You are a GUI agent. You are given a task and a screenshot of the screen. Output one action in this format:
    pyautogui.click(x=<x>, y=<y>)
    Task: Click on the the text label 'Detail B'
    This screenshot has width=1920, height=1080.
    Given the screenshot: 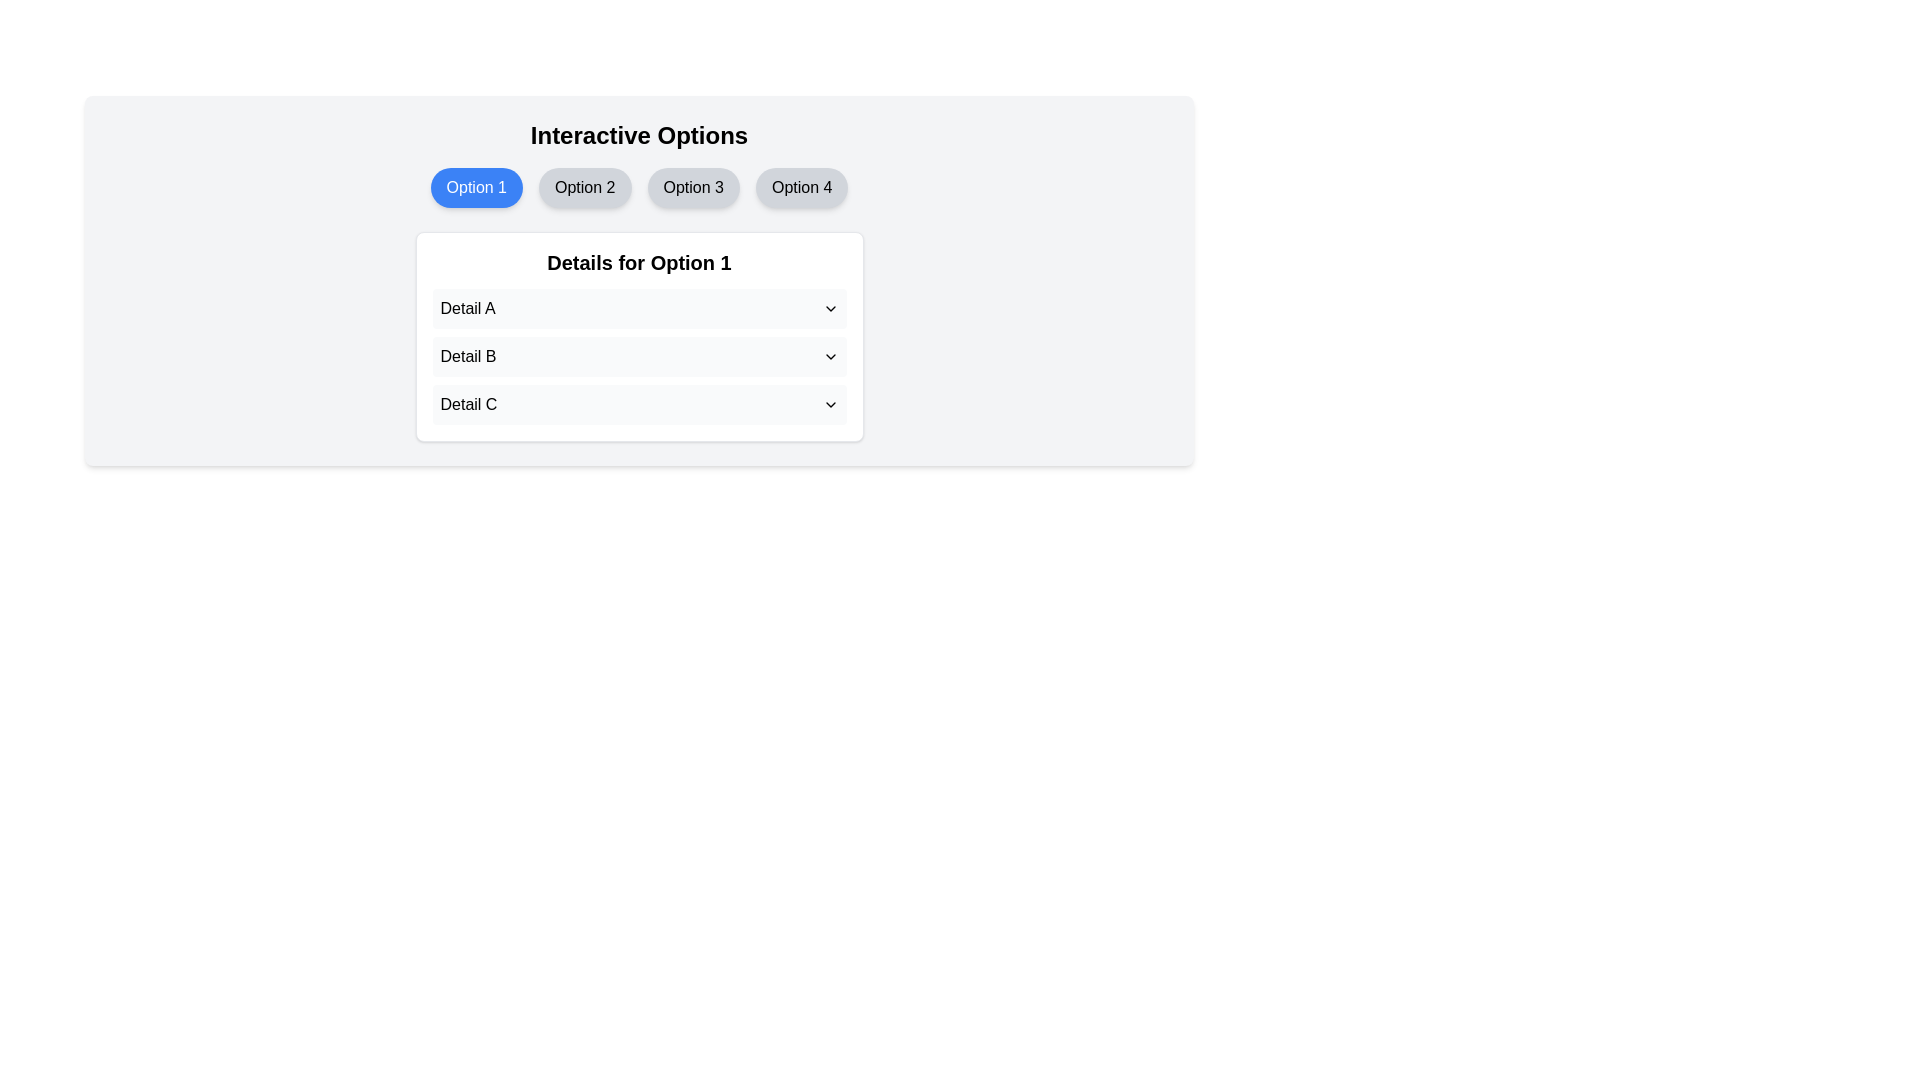 What is the action you would take?
    pyautogui.click(x=467, y=356)
    